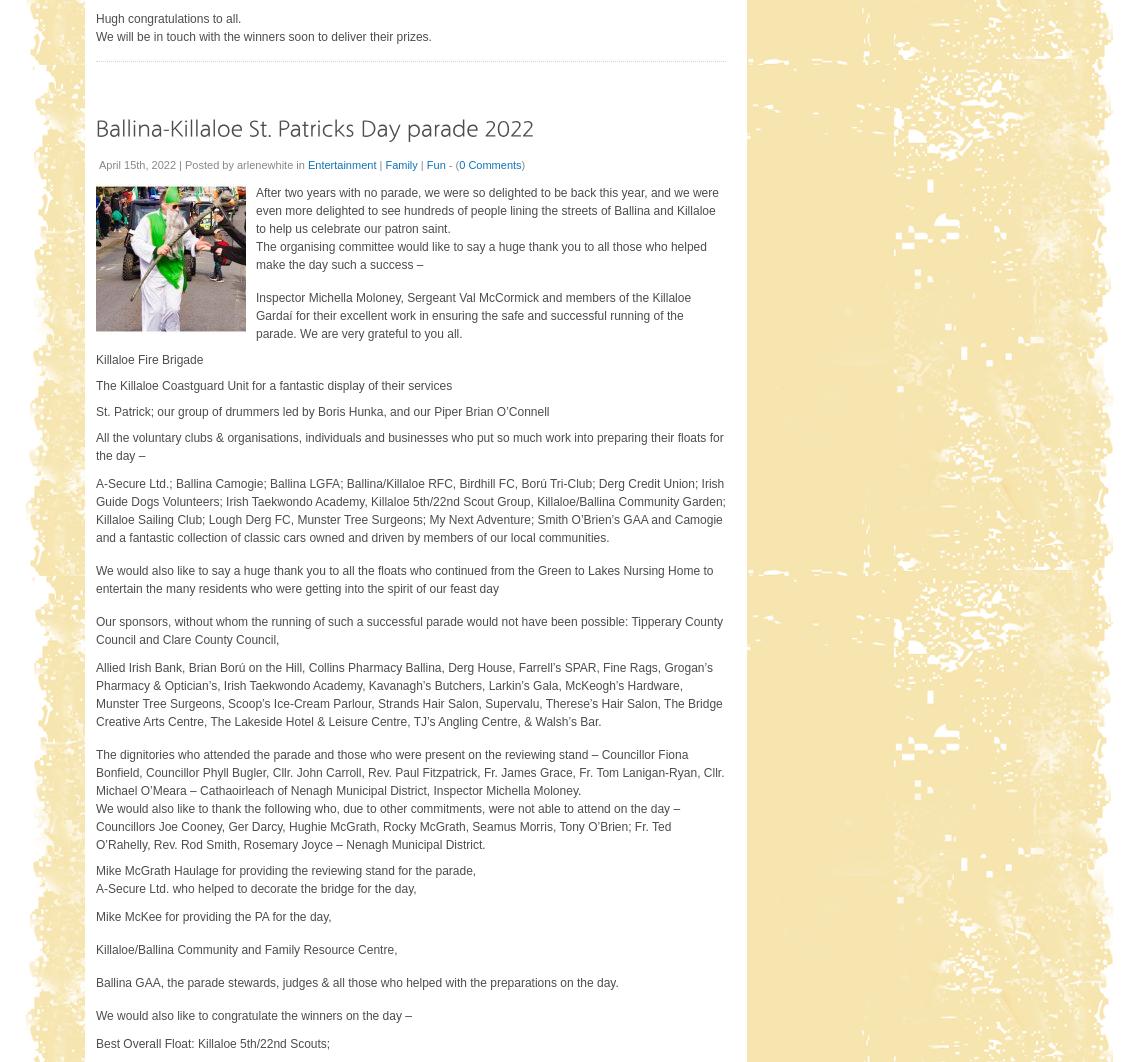  What do you see at coordinates (632, 667) in the screenshot?
I see `'Fine Rags,'` at bounding box center [632, 667].